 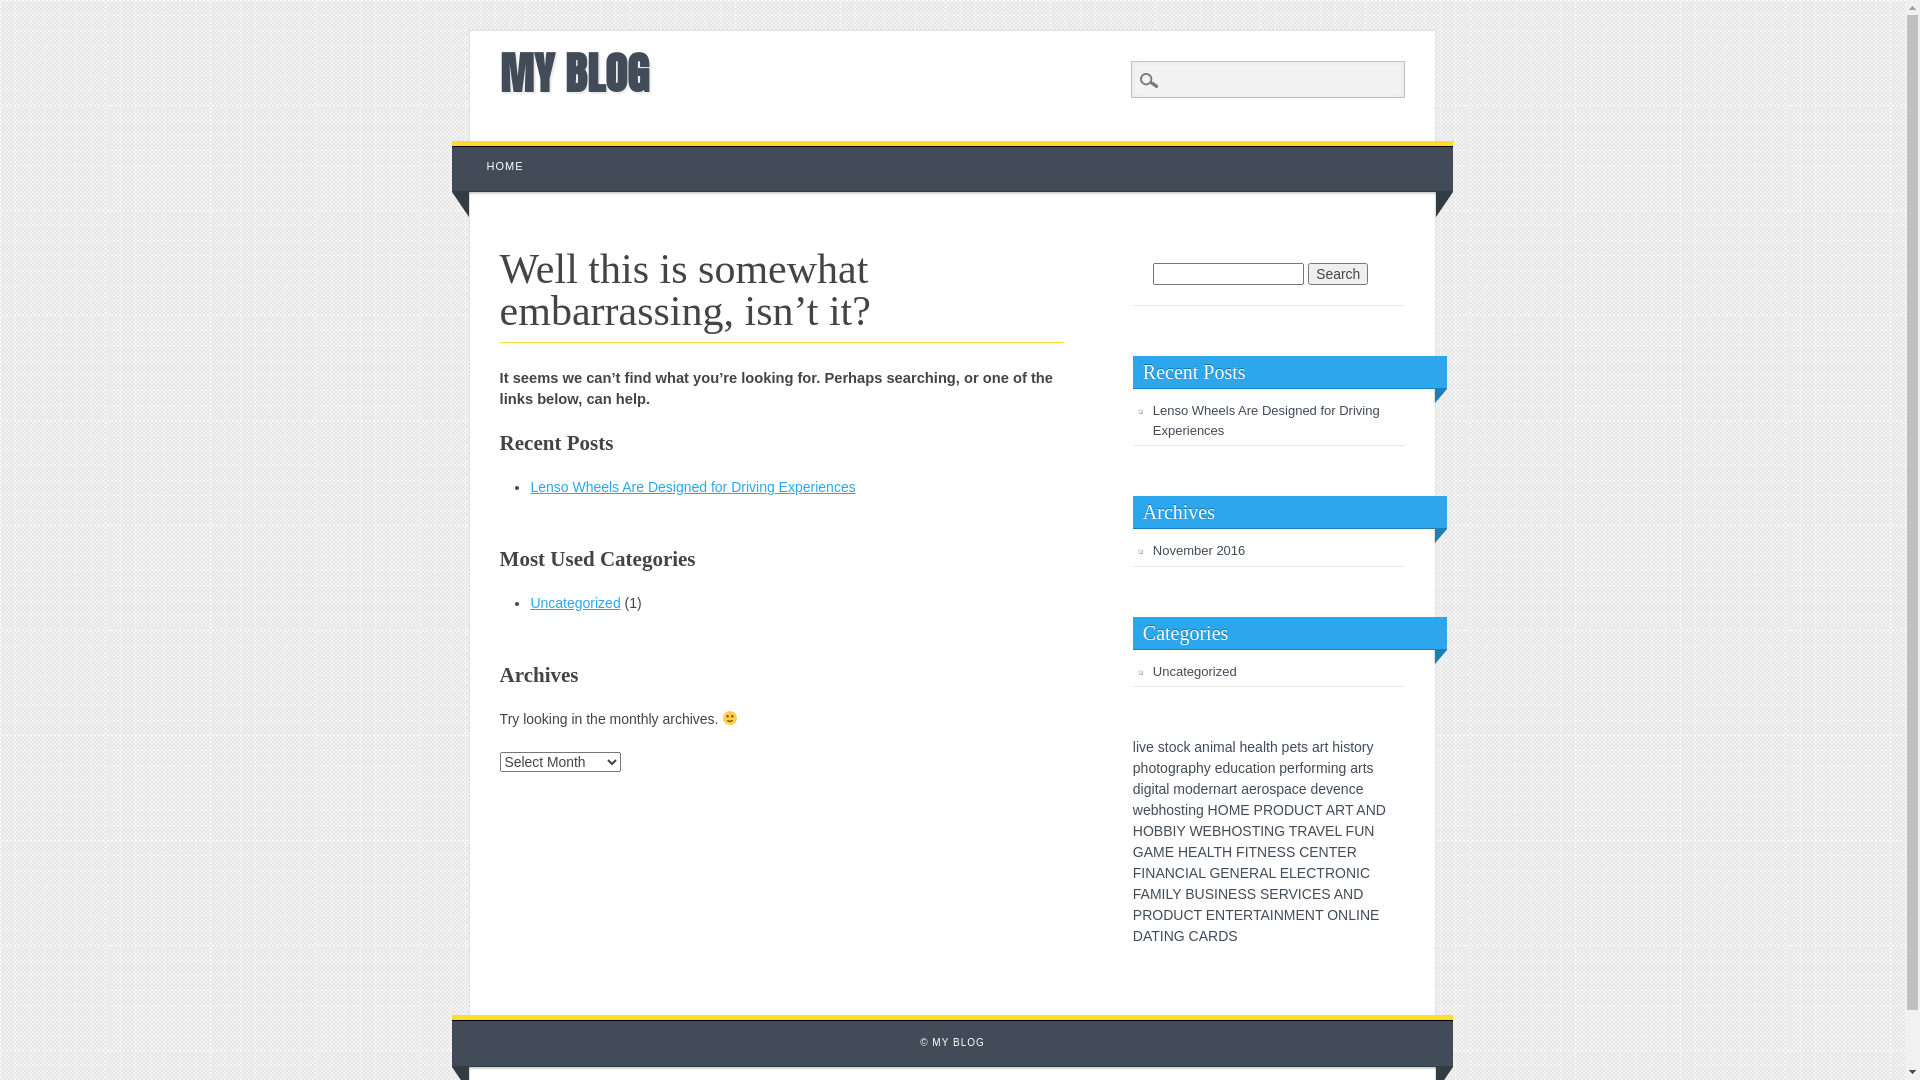 What do you see at coordinates (1297, 766) in the screenshot?
I see `'r'` at bounding box center [1297, 766].